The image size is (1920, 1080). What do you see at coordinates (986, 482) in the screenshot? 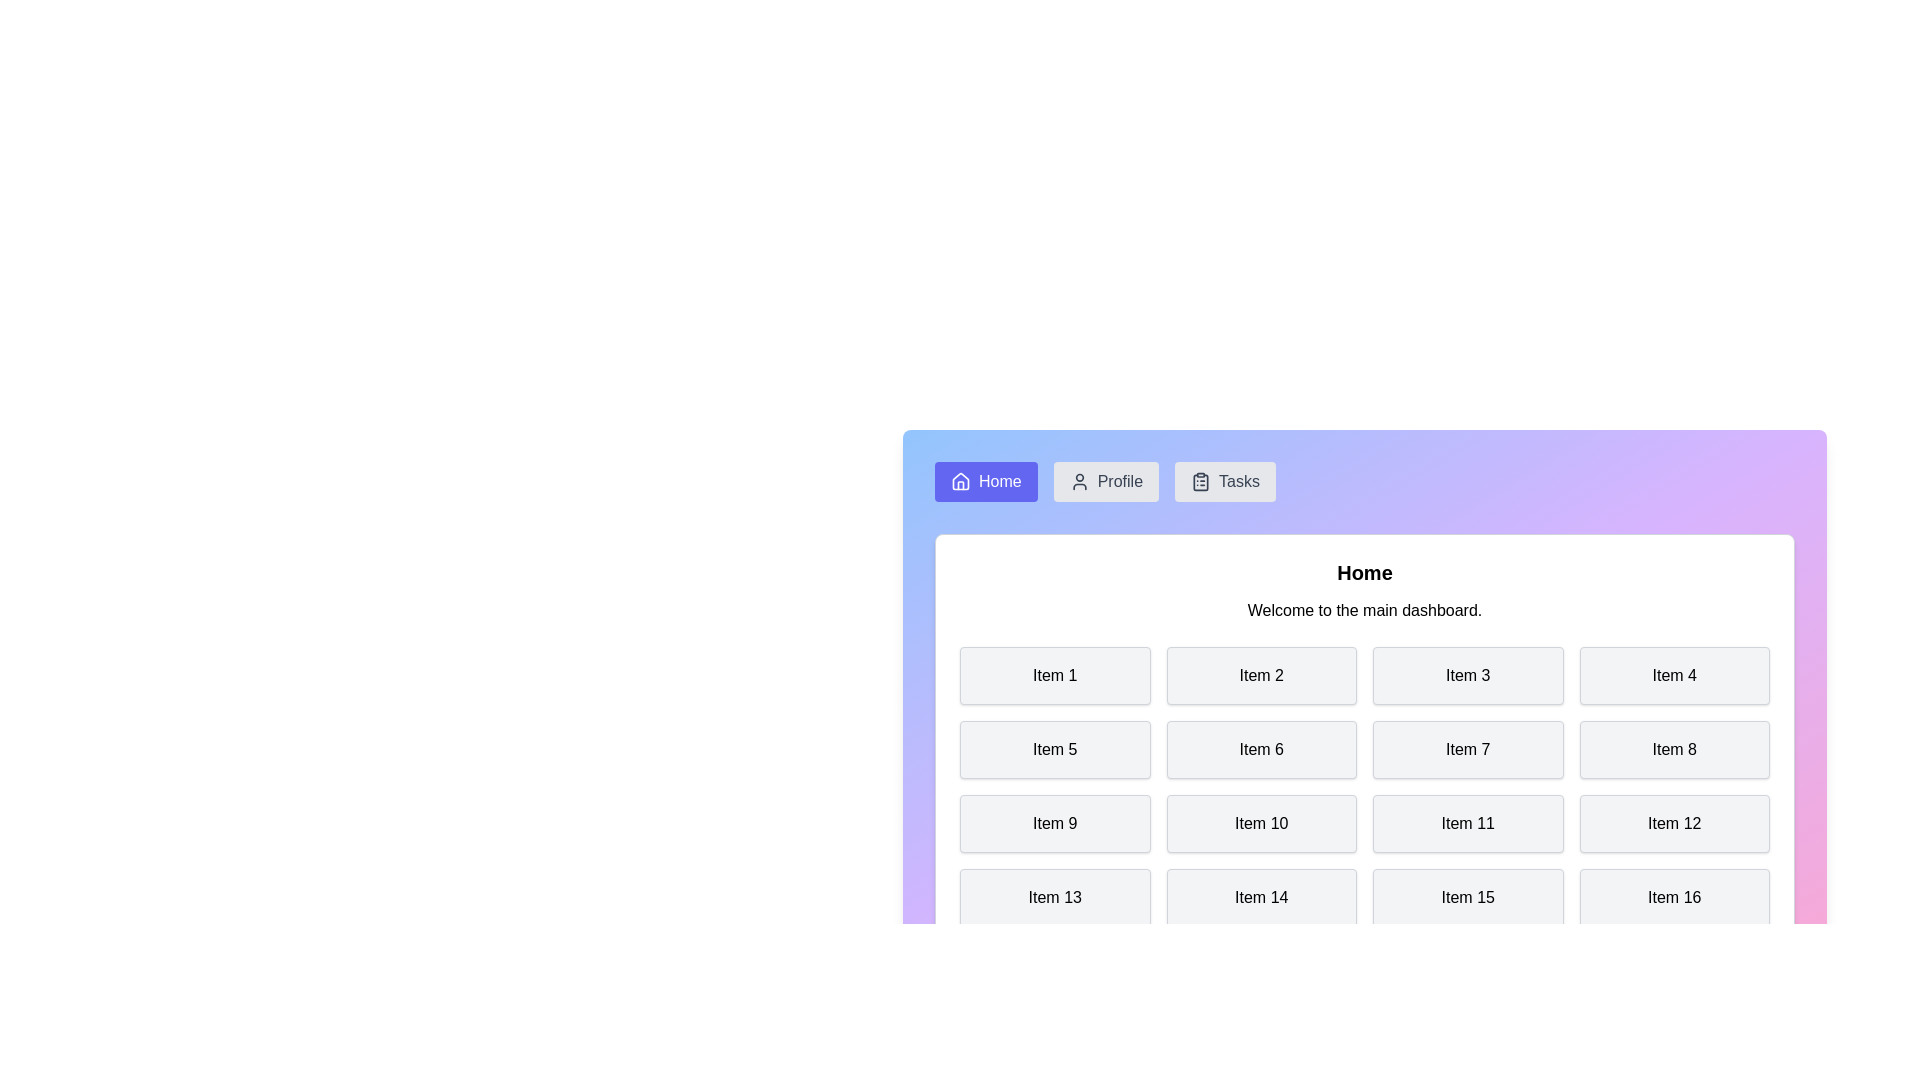
I see `the Home tab by clicking its navigation button` at bounding box center [986, 482].